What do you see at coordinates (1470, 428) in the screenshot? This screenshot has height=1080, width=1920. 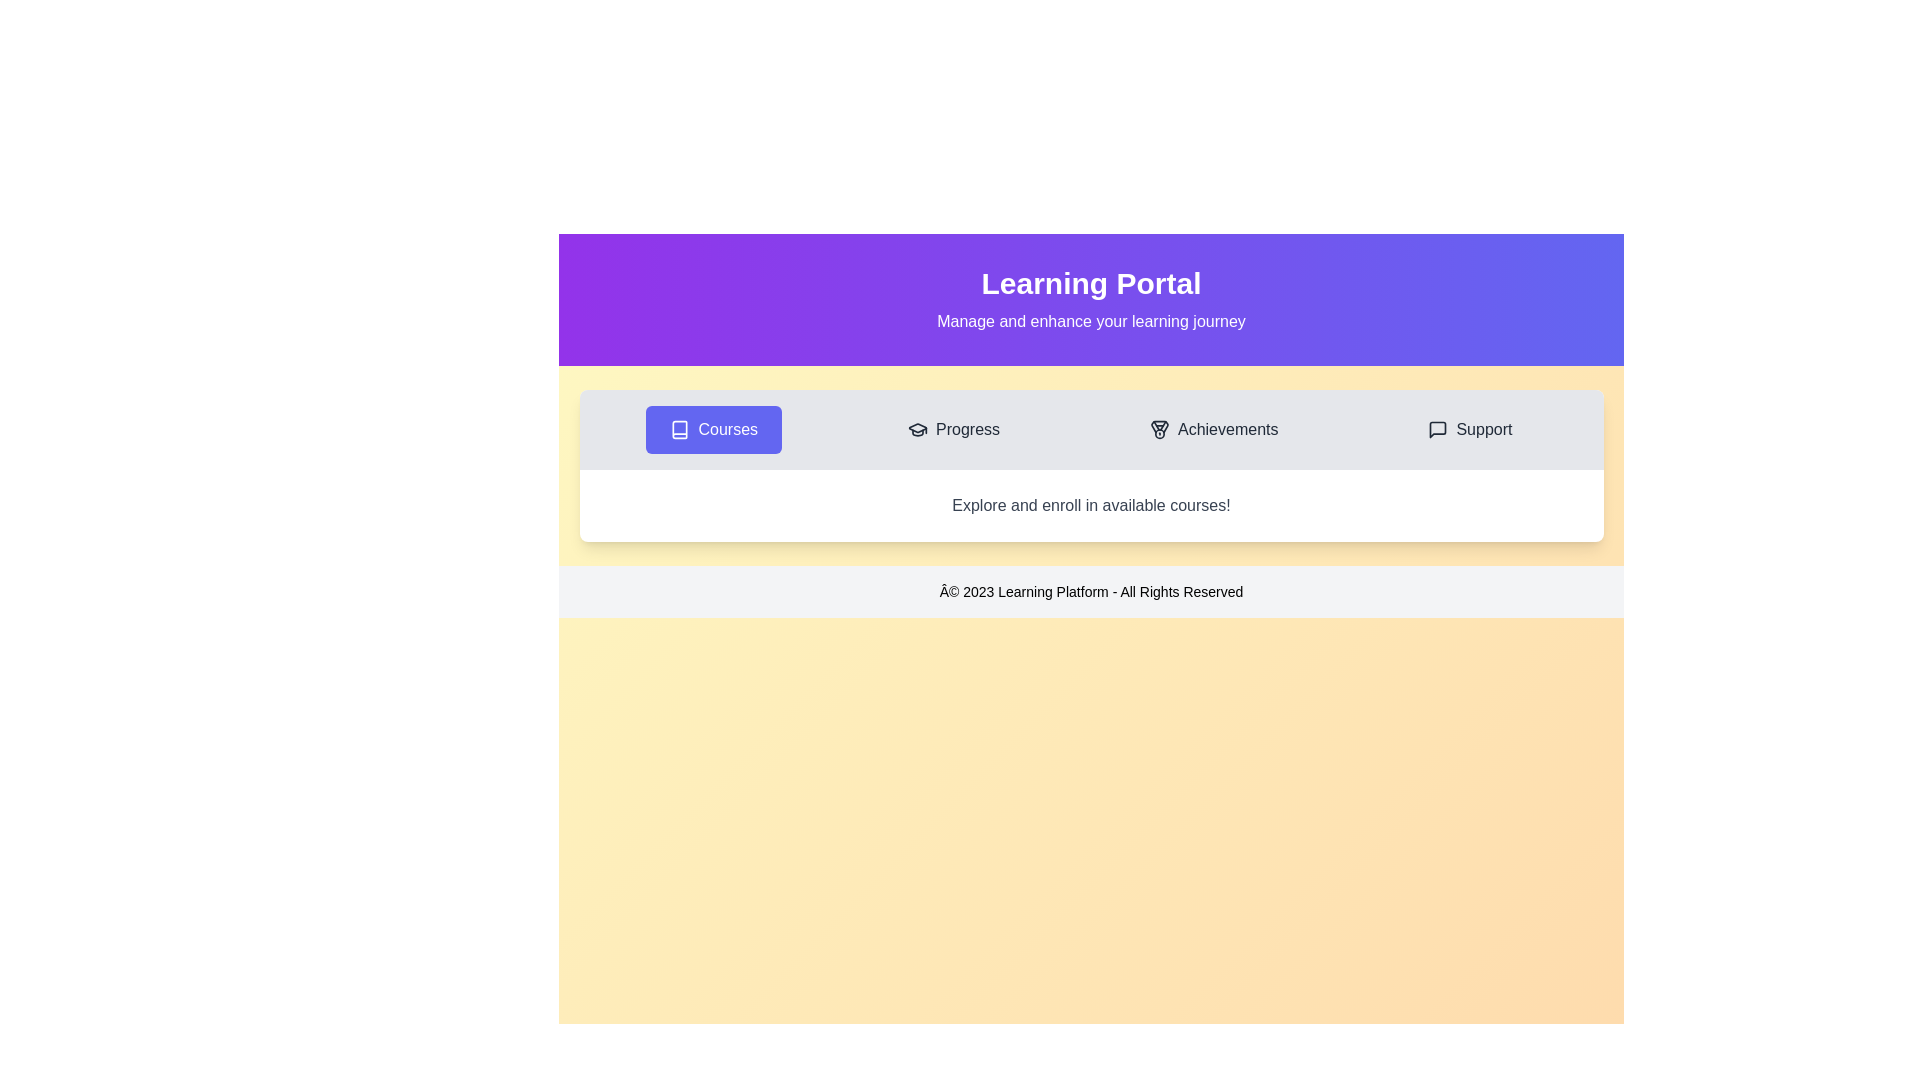 I see `the 'Support' button with a chat bubble icon located in the top-right segment of the horizontal menu bar` at bounding box center [1470, 428].